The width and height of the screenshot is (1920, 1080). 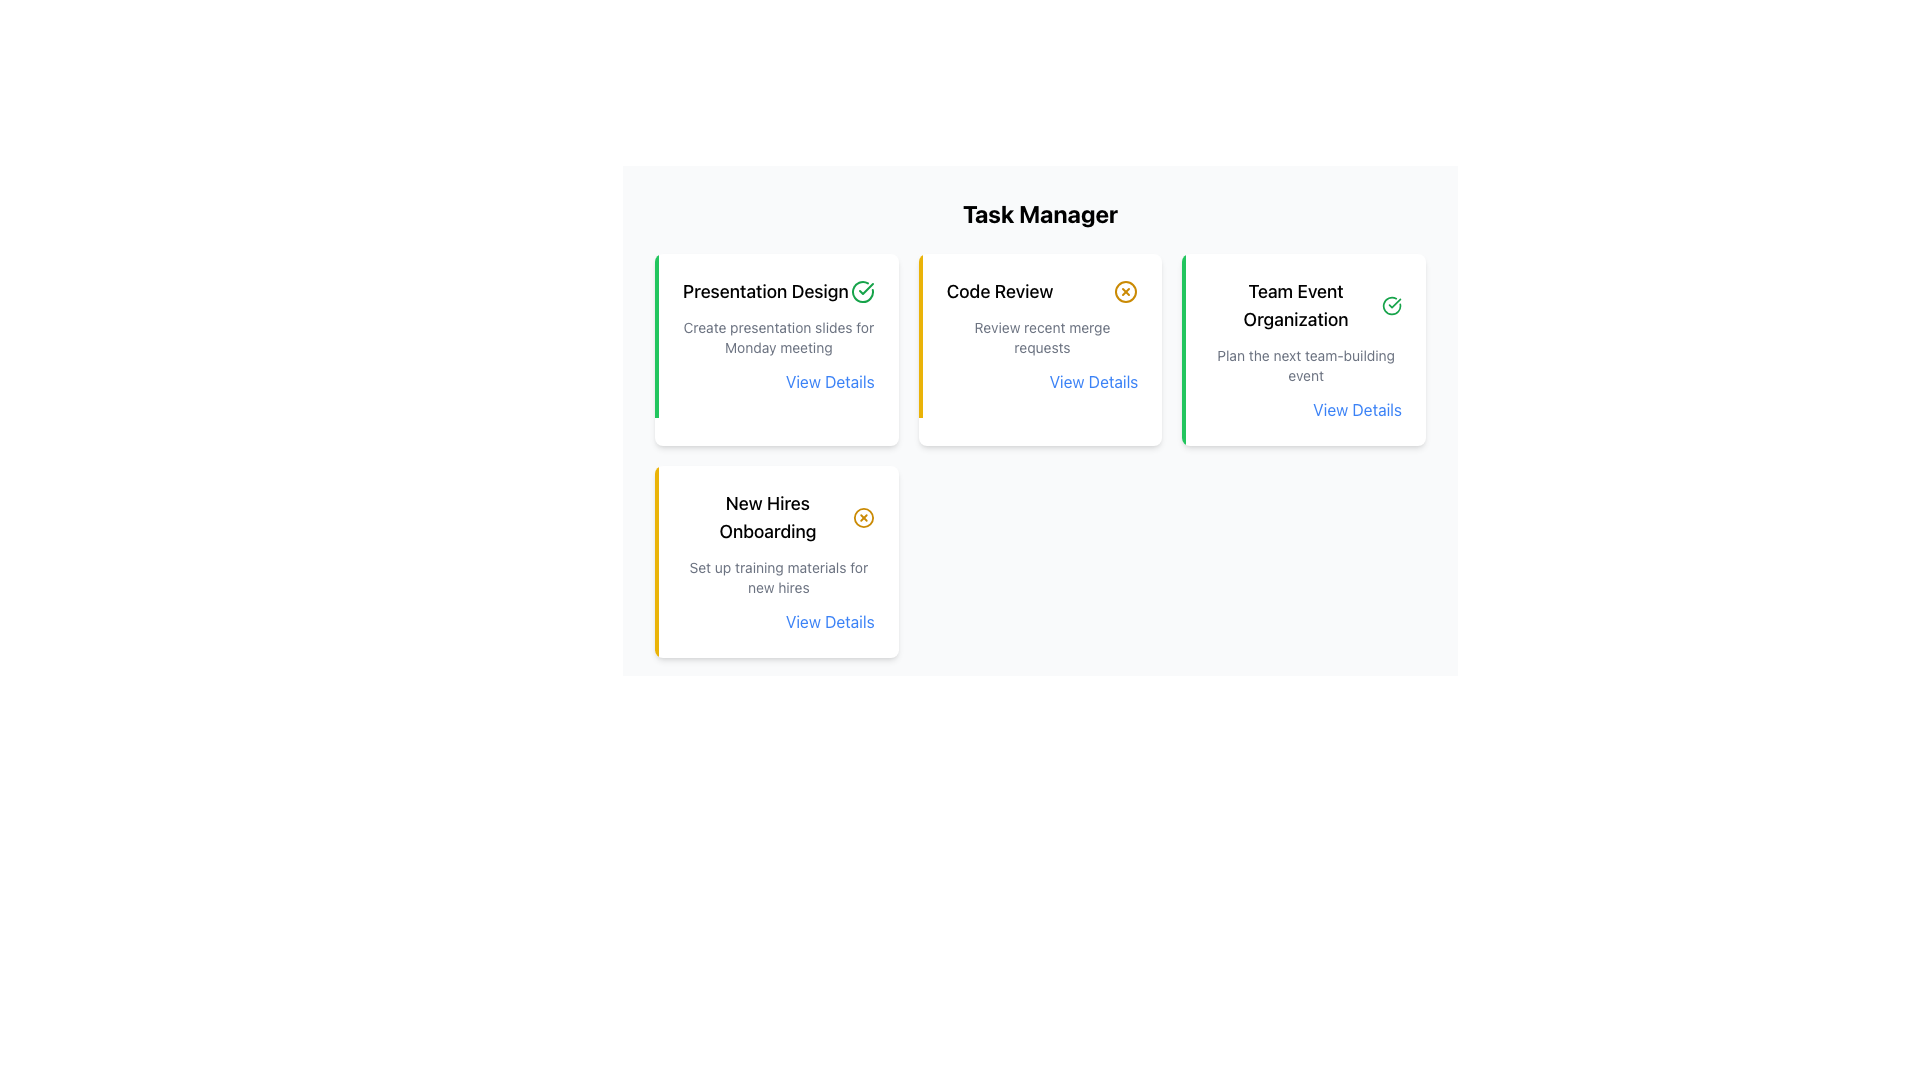 What do you see at coordinates (1040, 213) in the screenshot?
I see `the 'Task Manager' title text located at the top central area of the interface` at bounding box center [1040, 213].